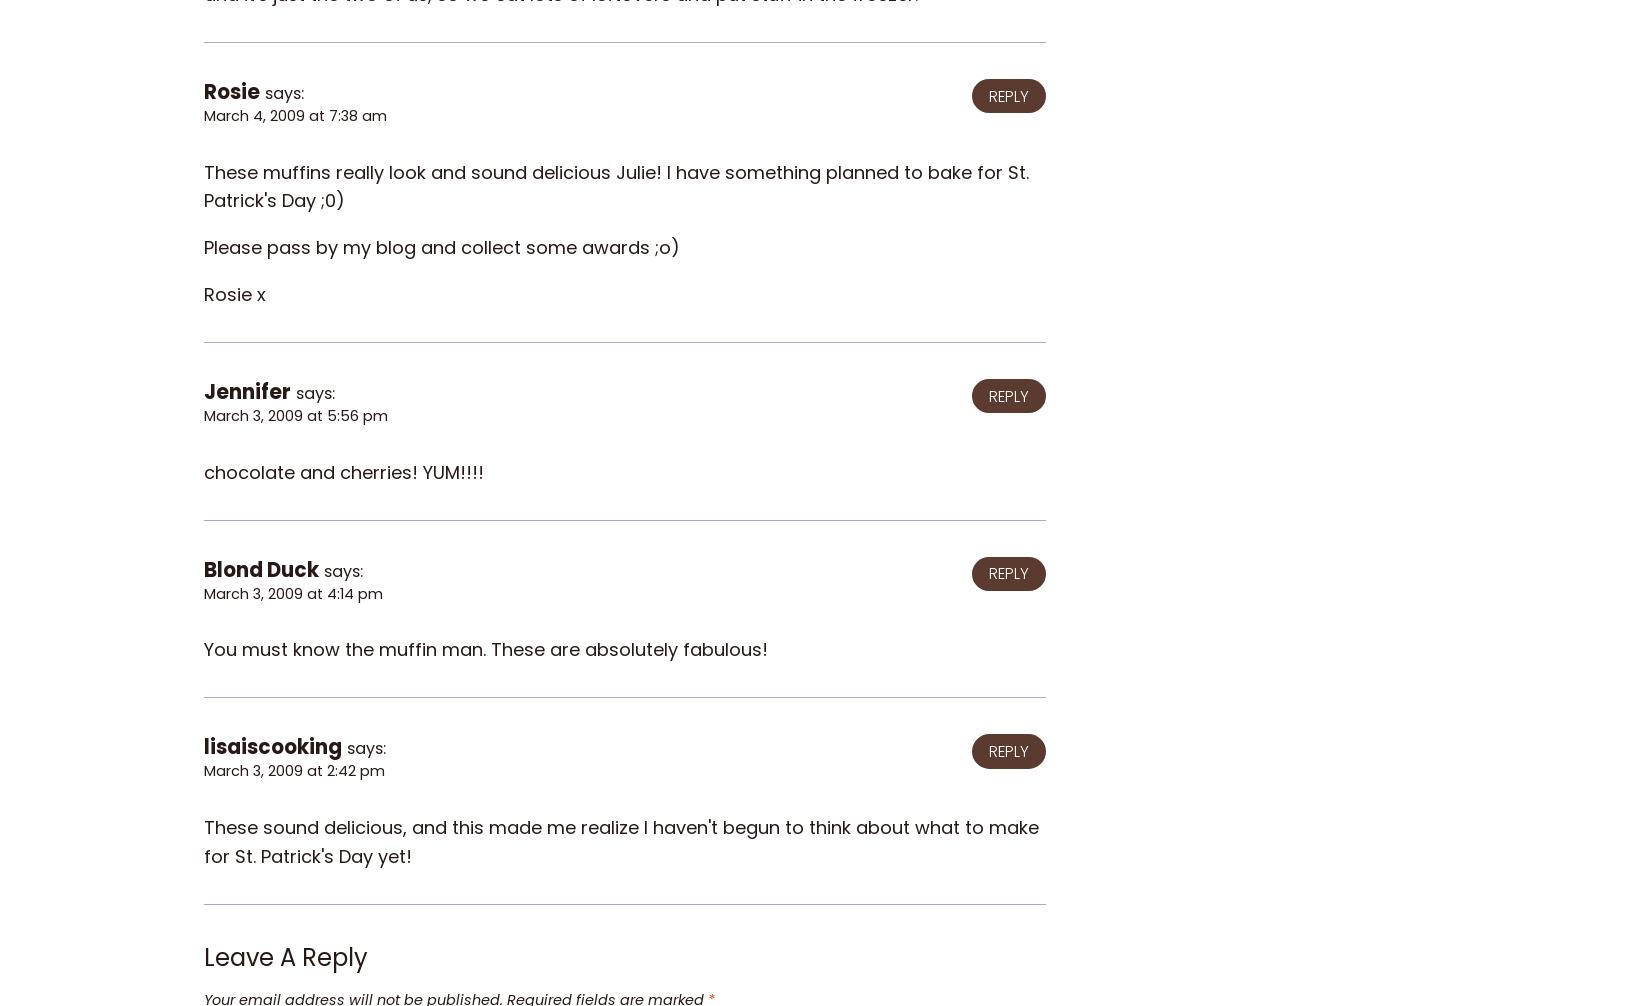 This screenshot has width=1650, height=1006. I want to click on 'March 3, 2009 at 2:42 pm', so click(294, 769).